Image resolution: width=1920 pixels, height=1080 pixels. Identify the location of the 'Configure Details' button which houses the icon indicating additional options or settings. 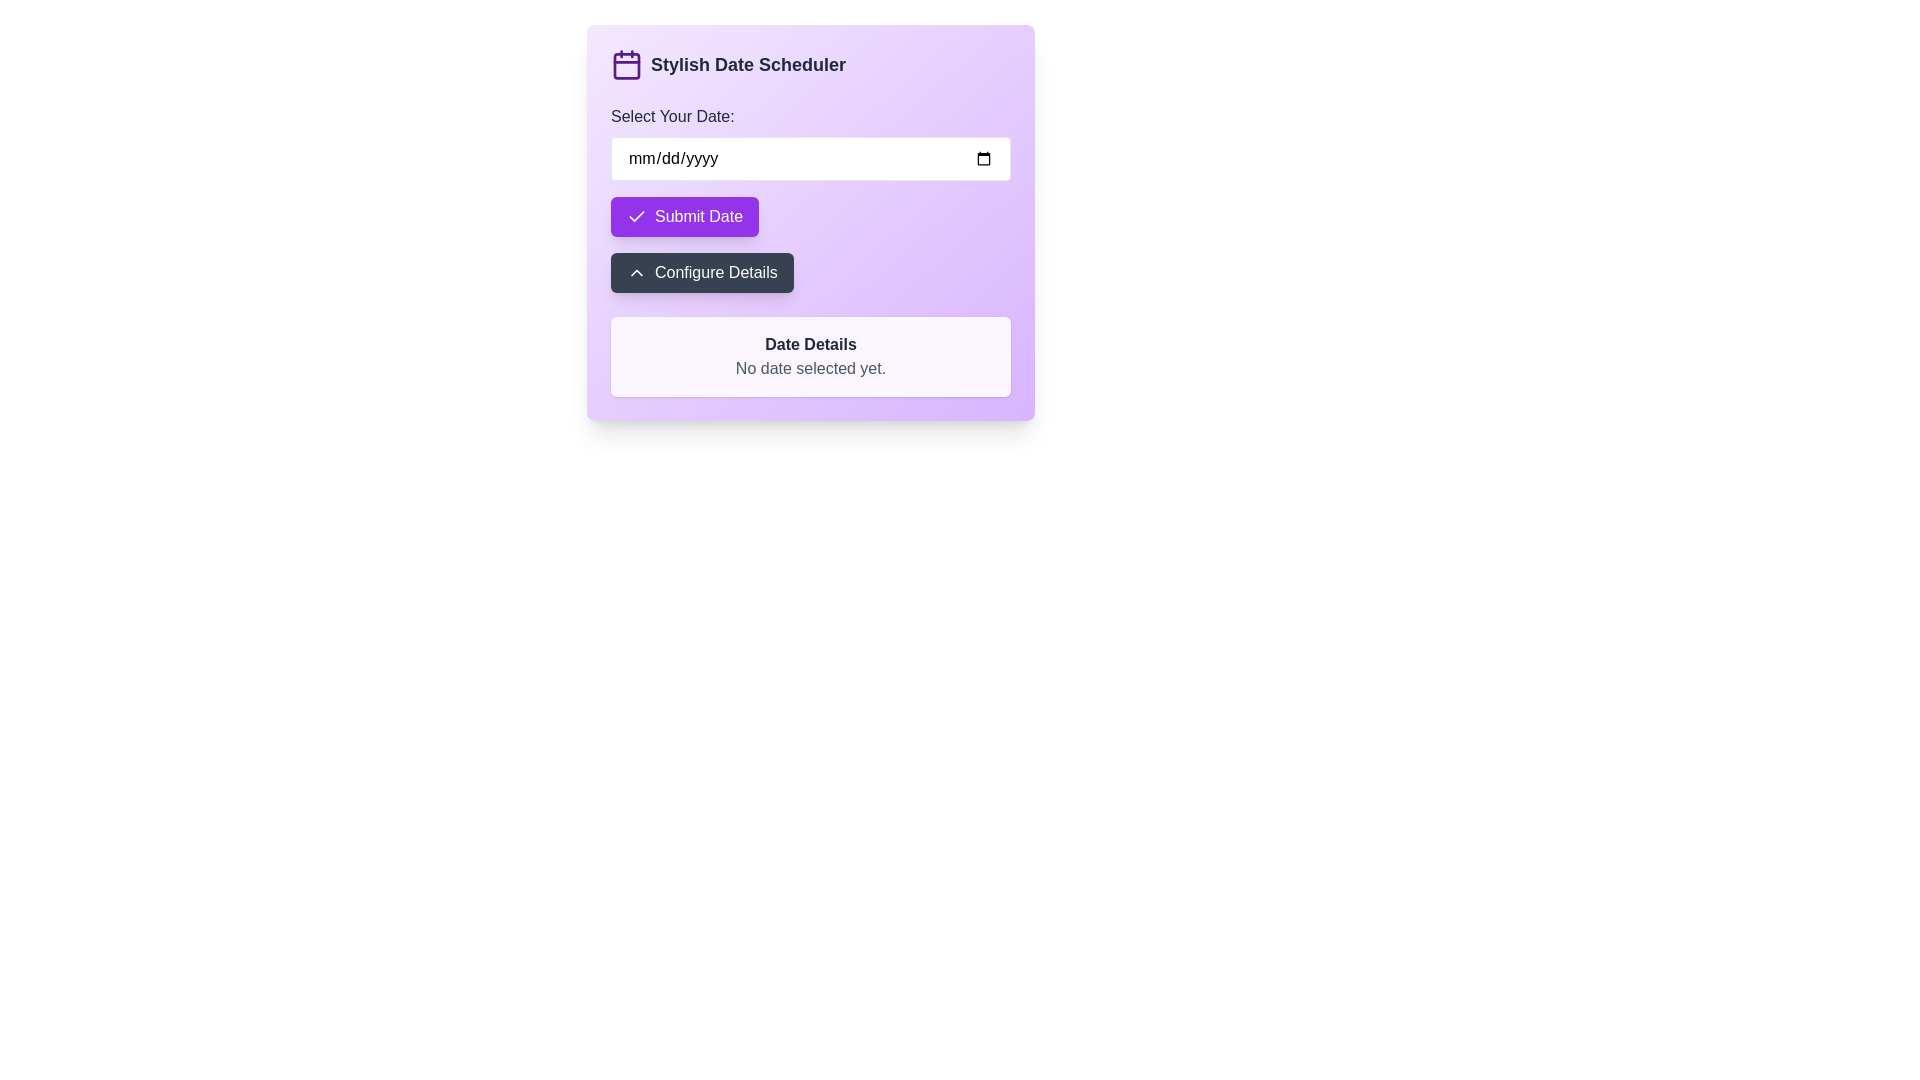
(636, 273).